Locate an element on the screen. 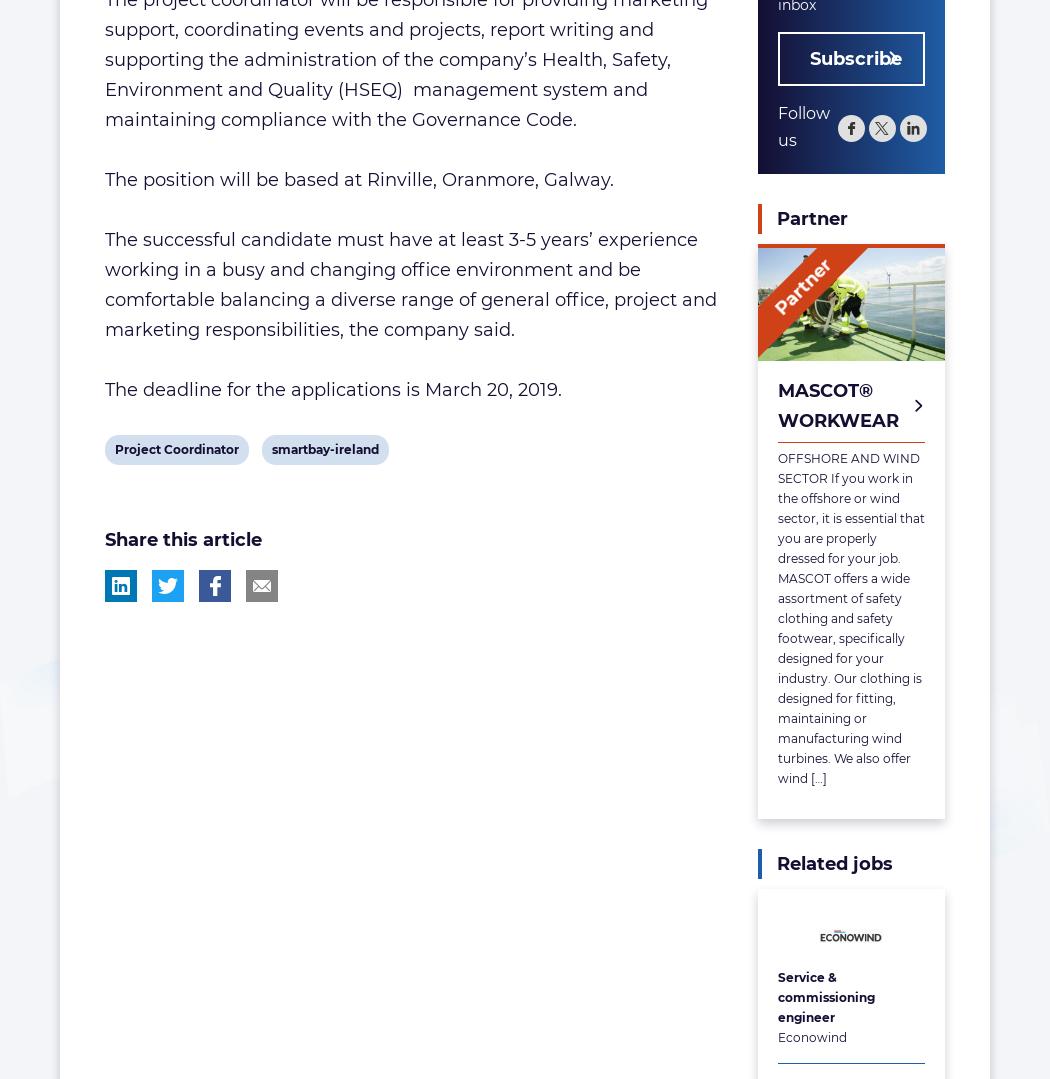  'Project Coordinator' is located at coordinates (113, 449).